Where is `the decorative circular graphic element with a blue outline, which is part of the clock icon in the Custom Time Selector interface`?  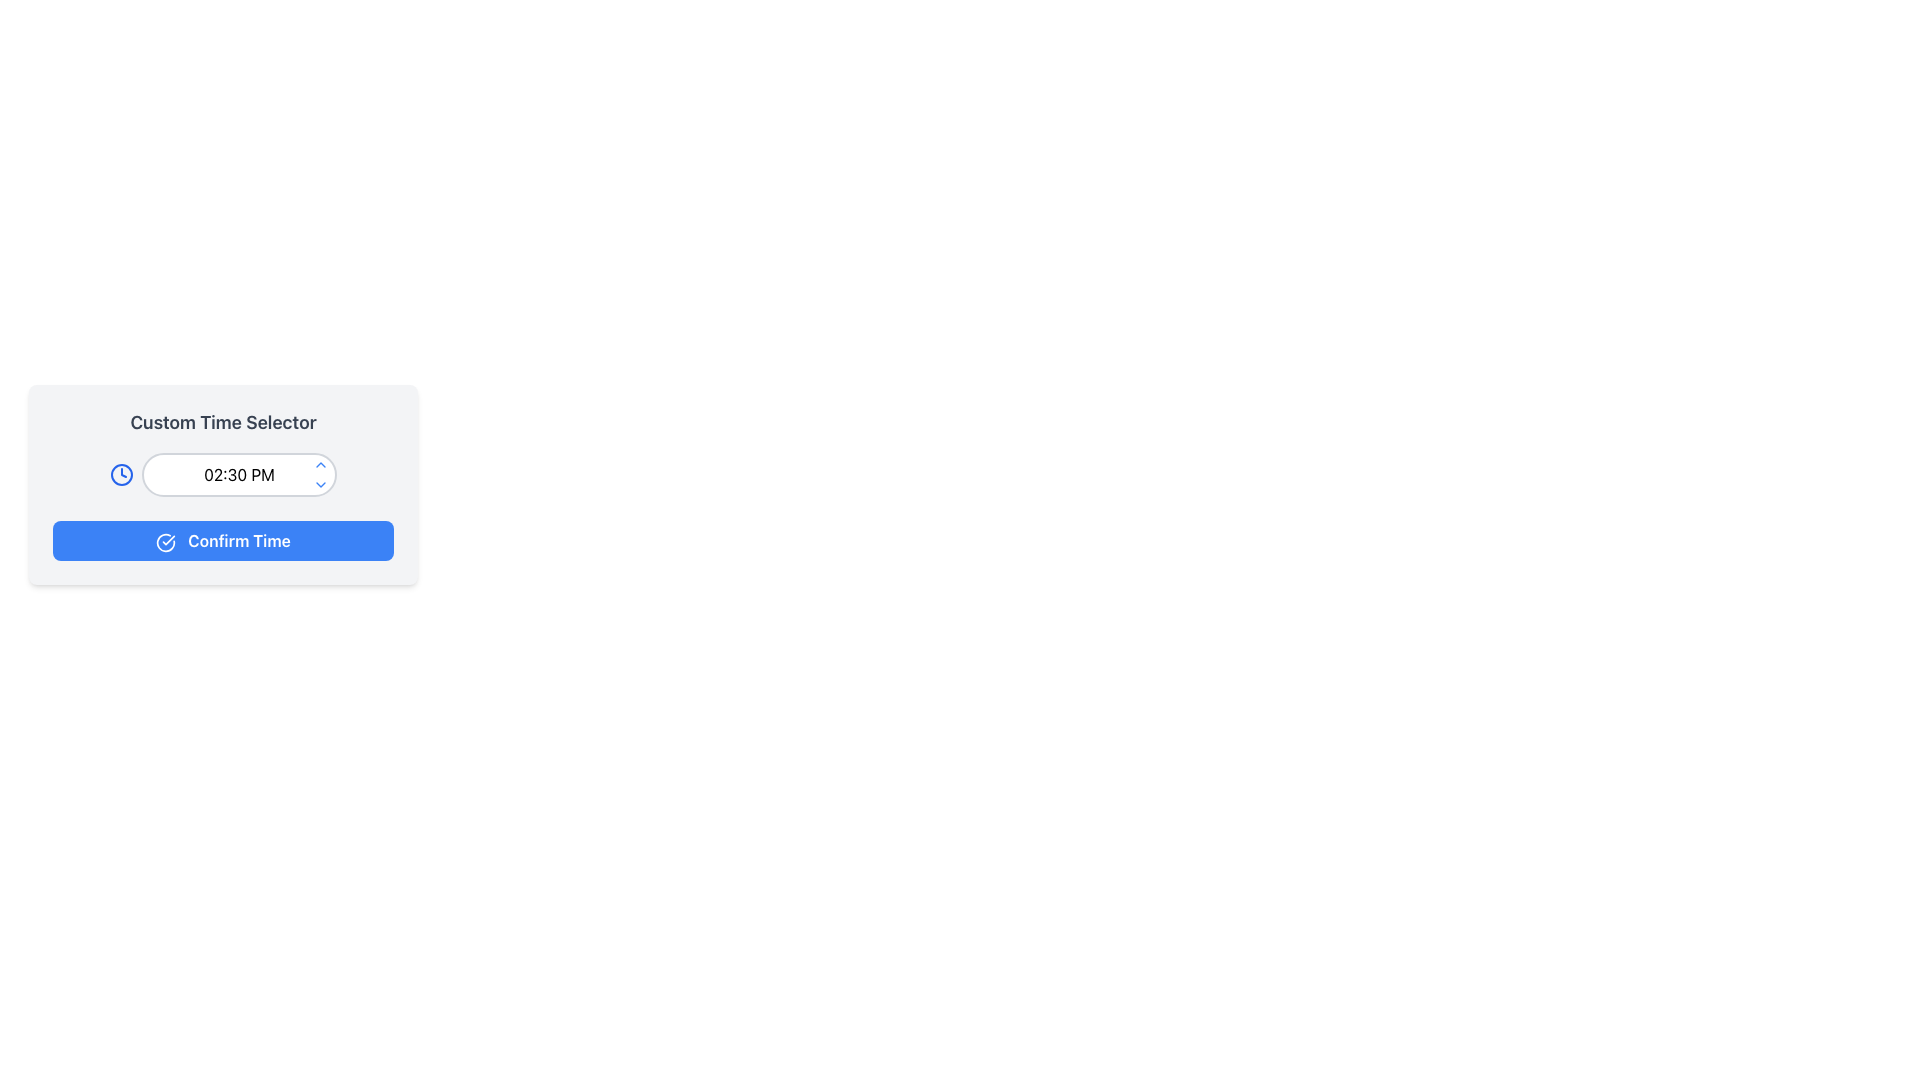 the decorative circular graphic element with a blue outline, which is part of the clock icon in the Custom Time Selector interface is located at coordinates (120, 474).